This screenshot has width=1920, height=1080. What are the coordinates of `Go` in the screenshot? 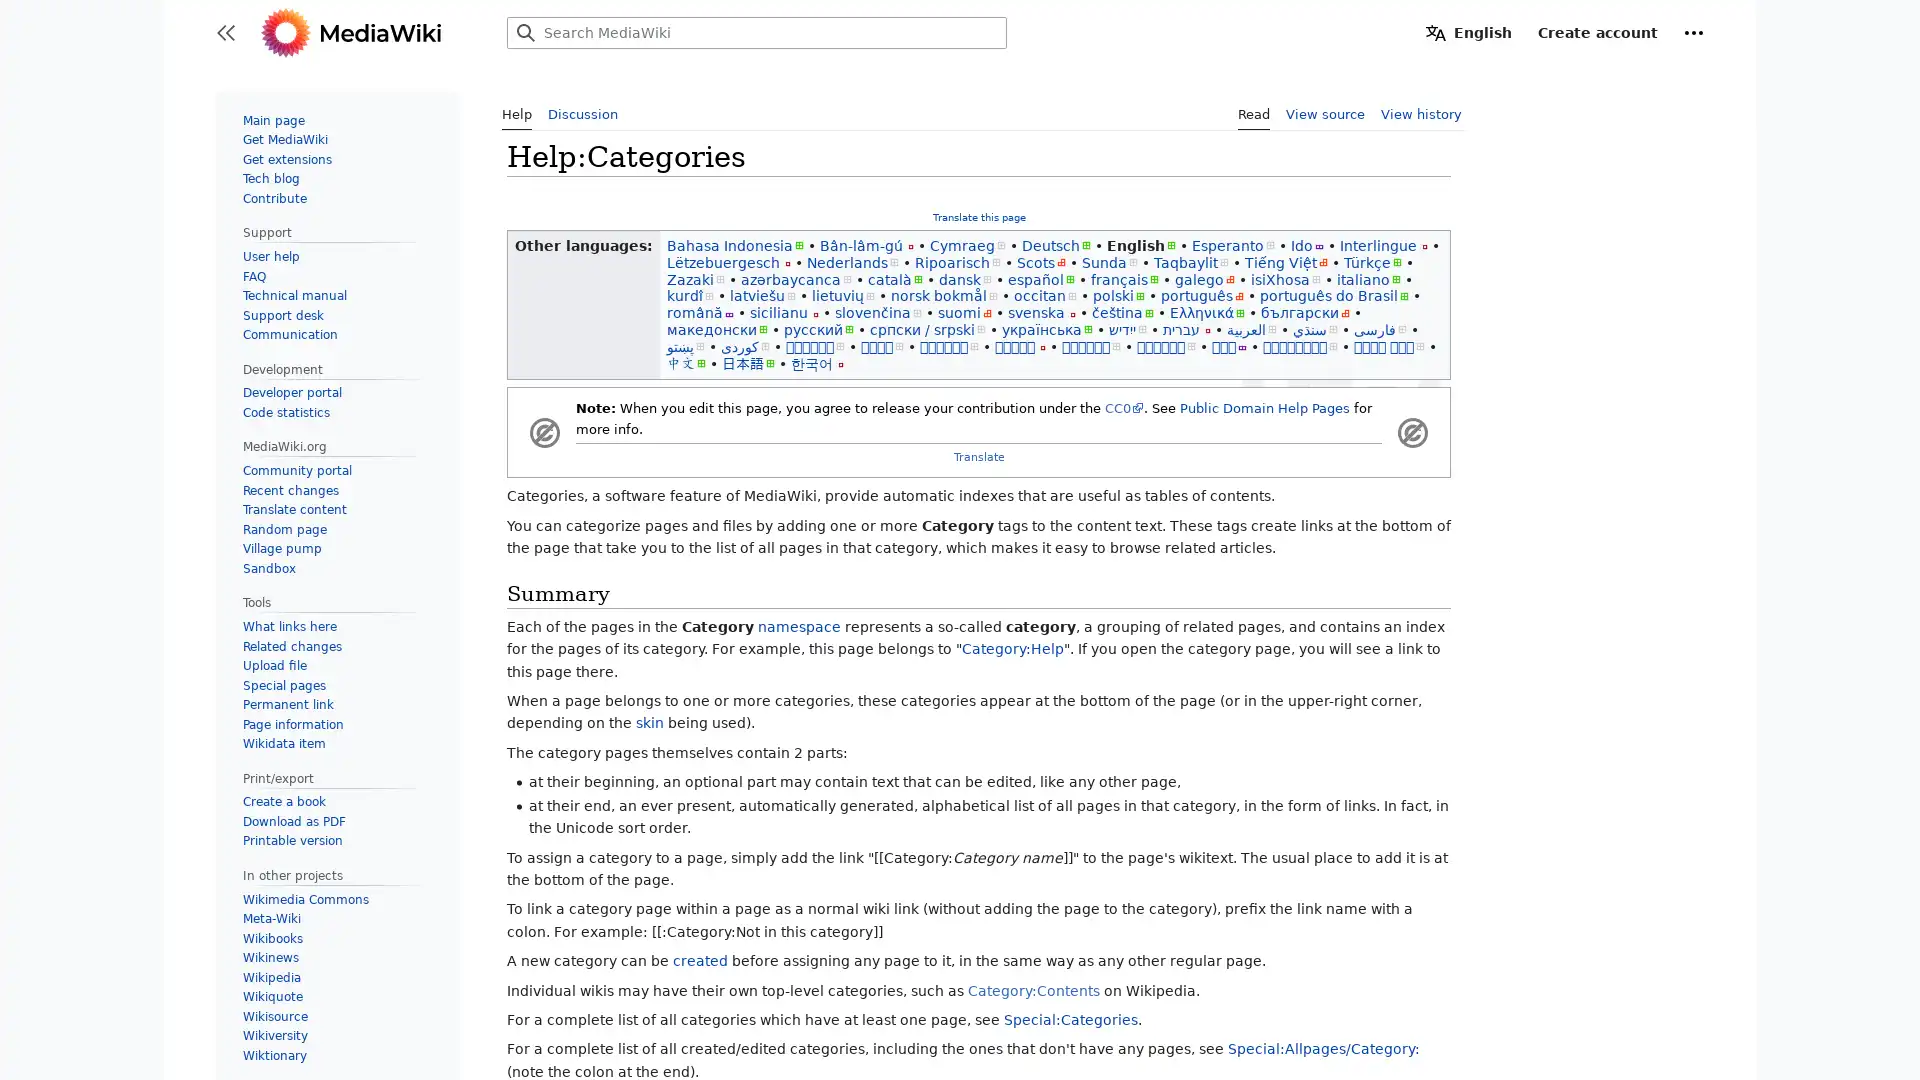 It's located at (526, 33).